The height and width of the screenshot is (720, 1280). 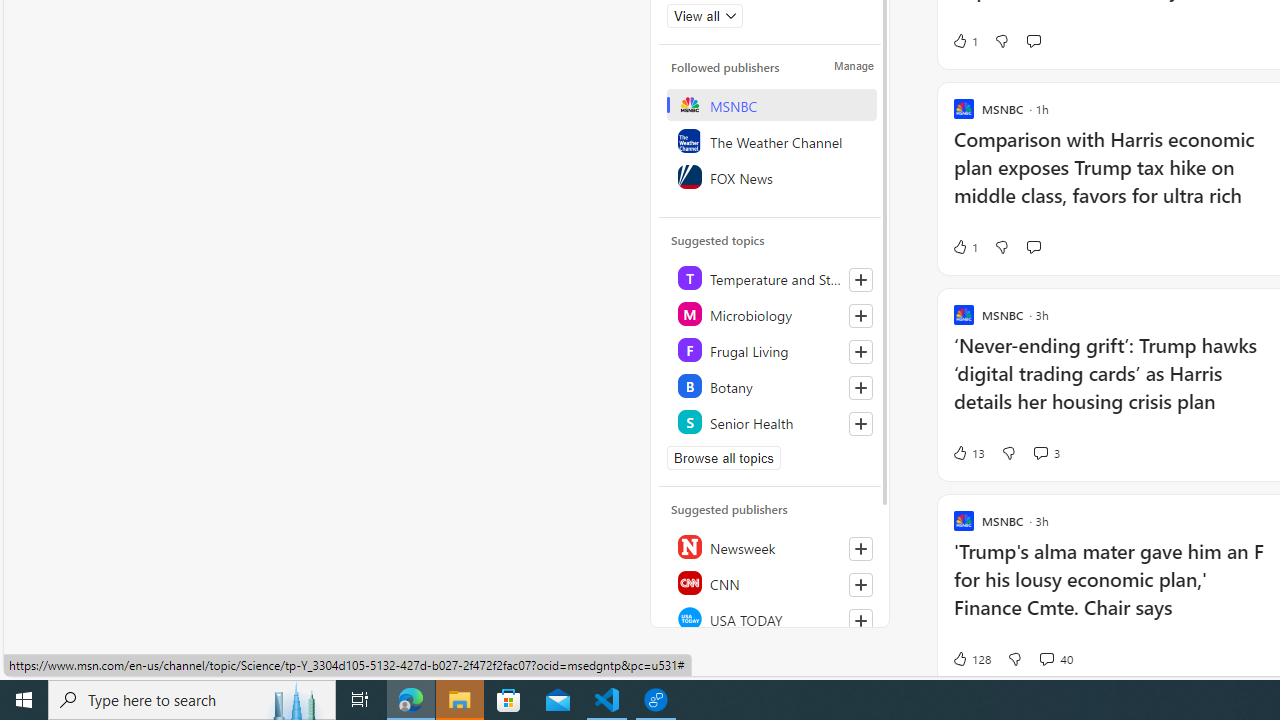 What do you see at coordinates (968, 452) in the screenshot?
I see `'13 Like'` at bounding box center [968, 452].